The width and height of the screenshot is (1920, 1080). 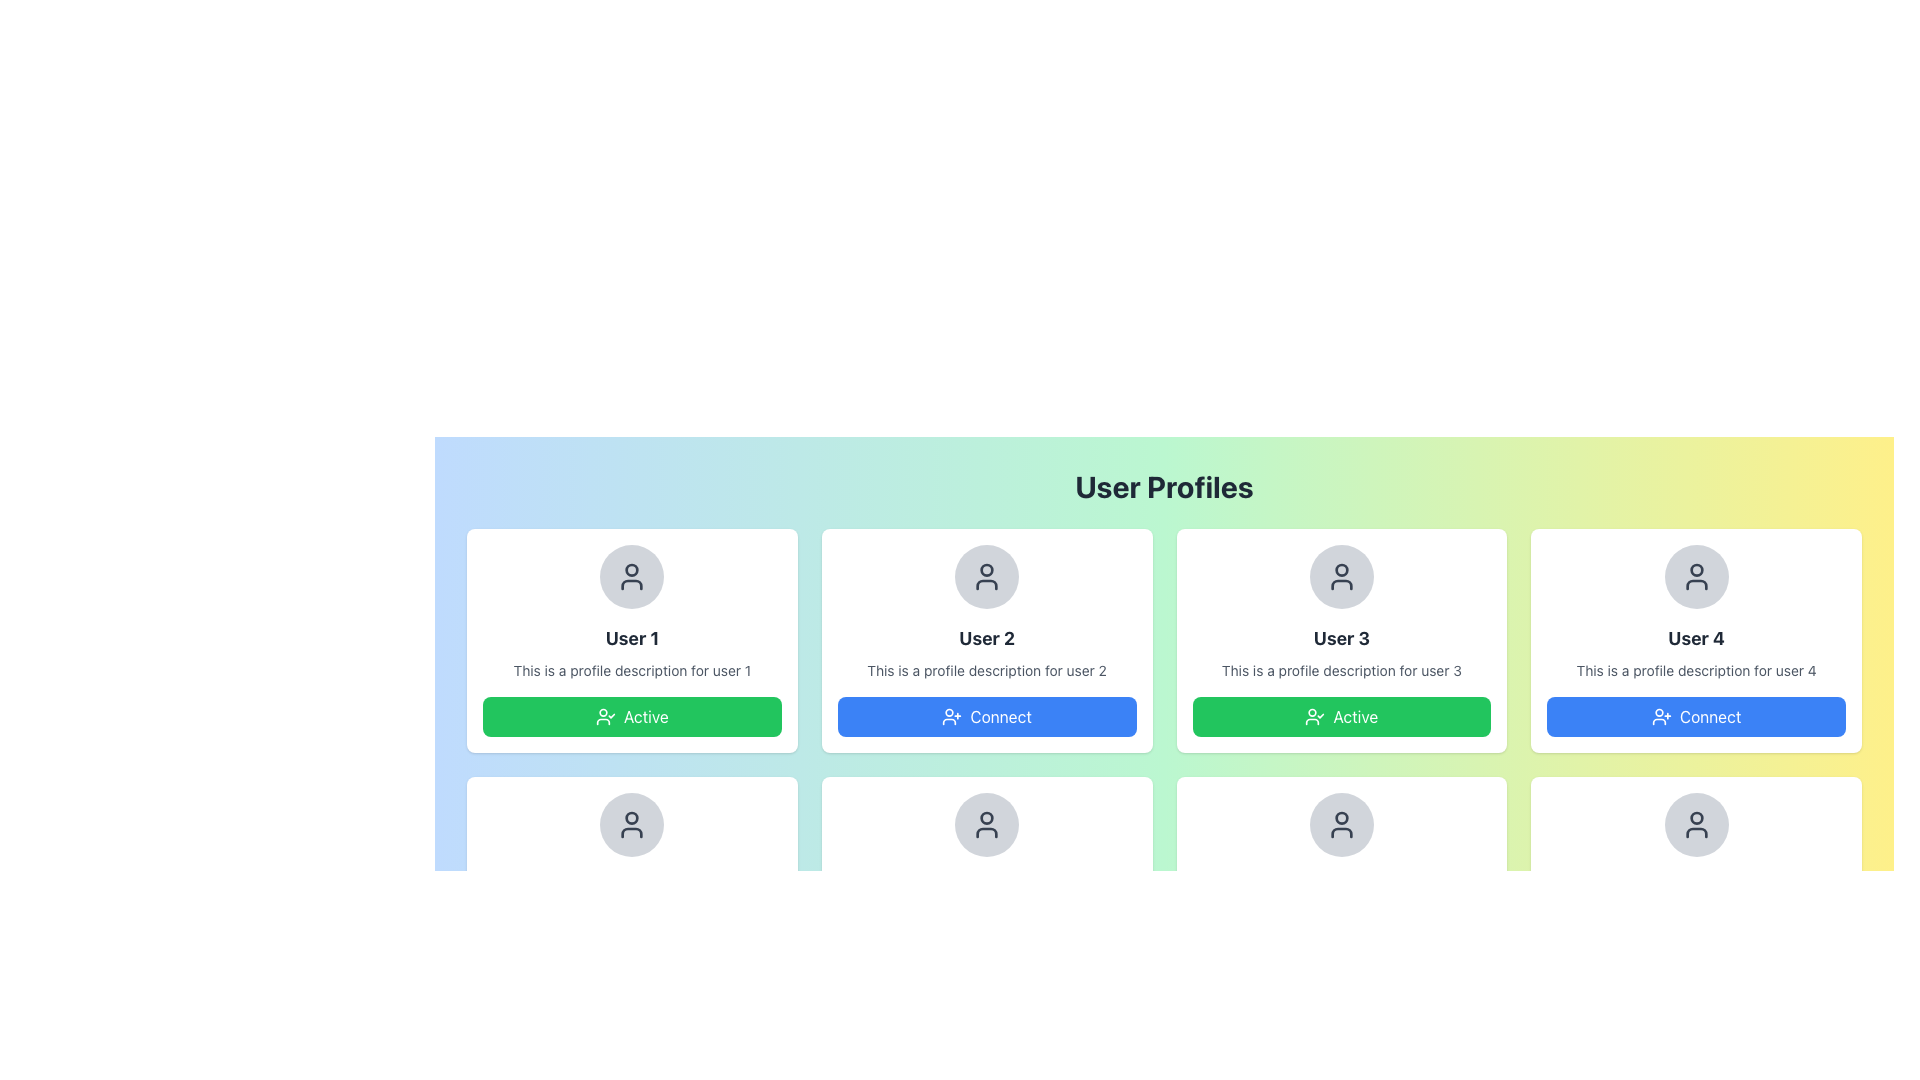 I want to click on the circular head icon of the user profile in the 'User 4' section located at the bottom right corner of the interface, so click(x=1695, y=818).